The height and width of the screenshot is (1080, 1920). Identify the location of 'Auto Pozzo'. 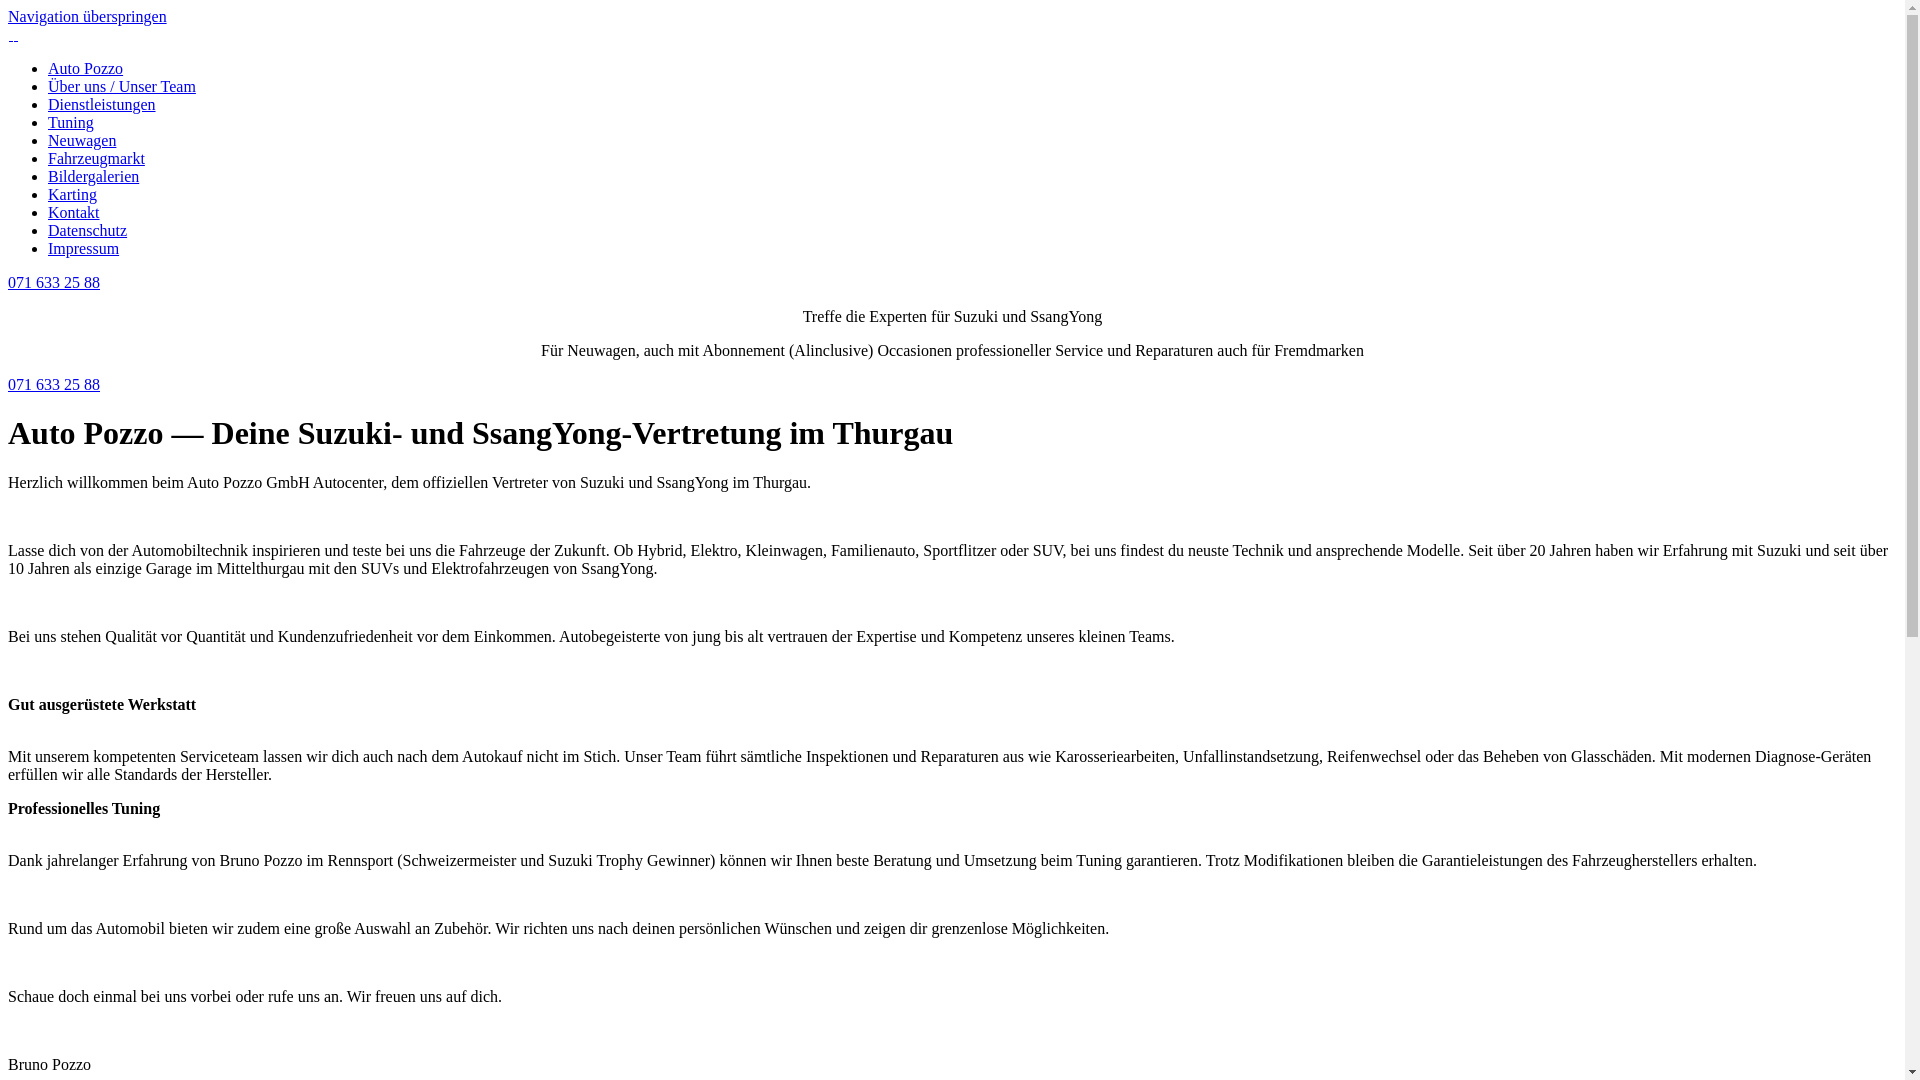
(84, 67).